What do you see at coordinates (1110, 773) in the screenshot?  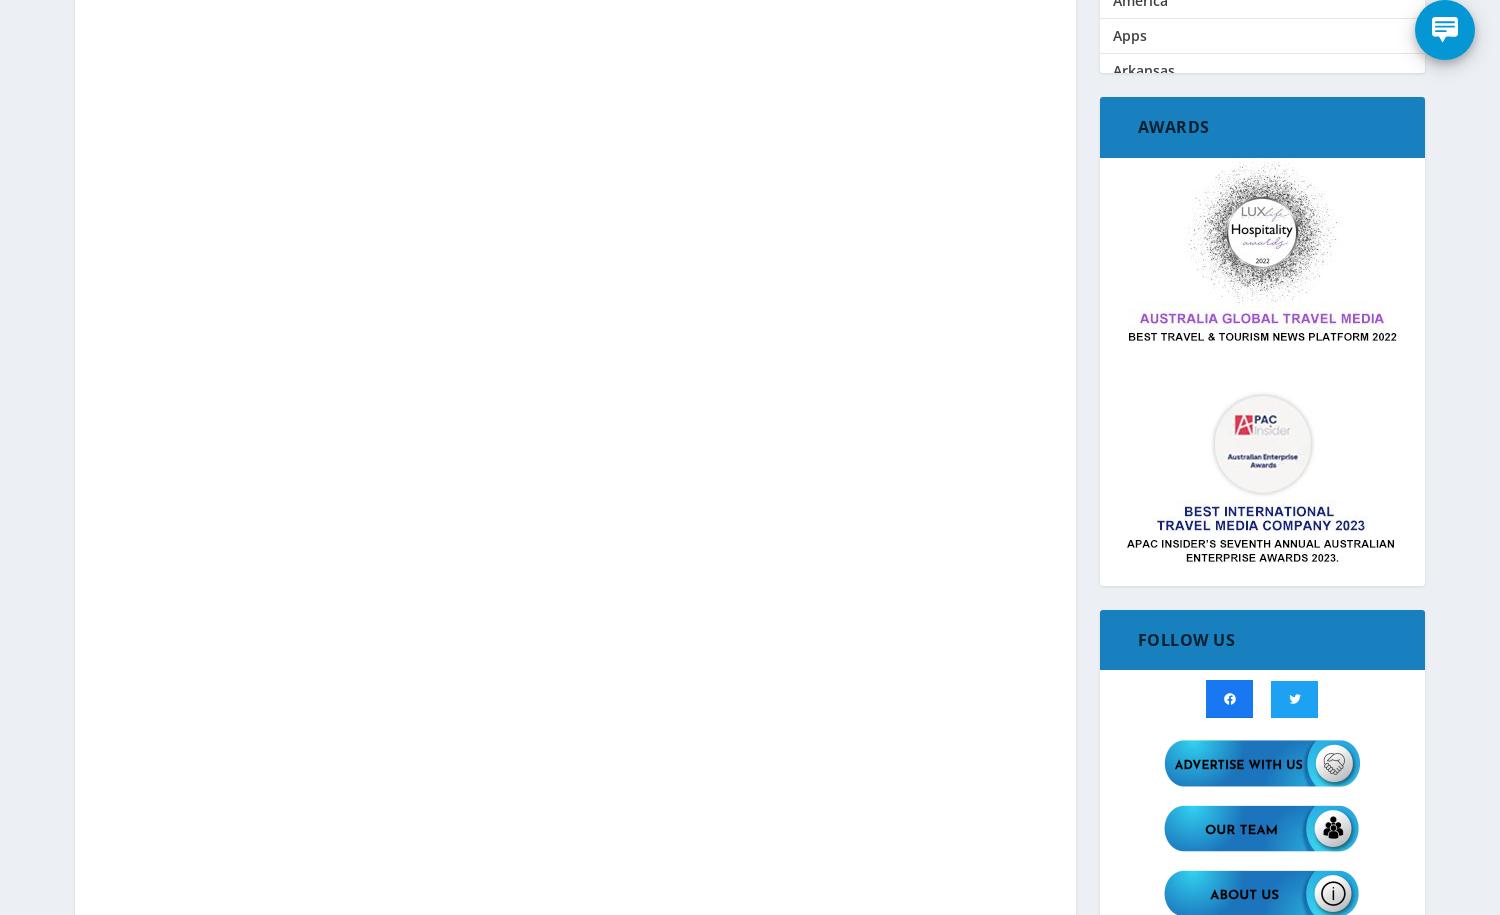 I see `'Coronavirus (Covid-19)'` at bounding box center [1110, 773].